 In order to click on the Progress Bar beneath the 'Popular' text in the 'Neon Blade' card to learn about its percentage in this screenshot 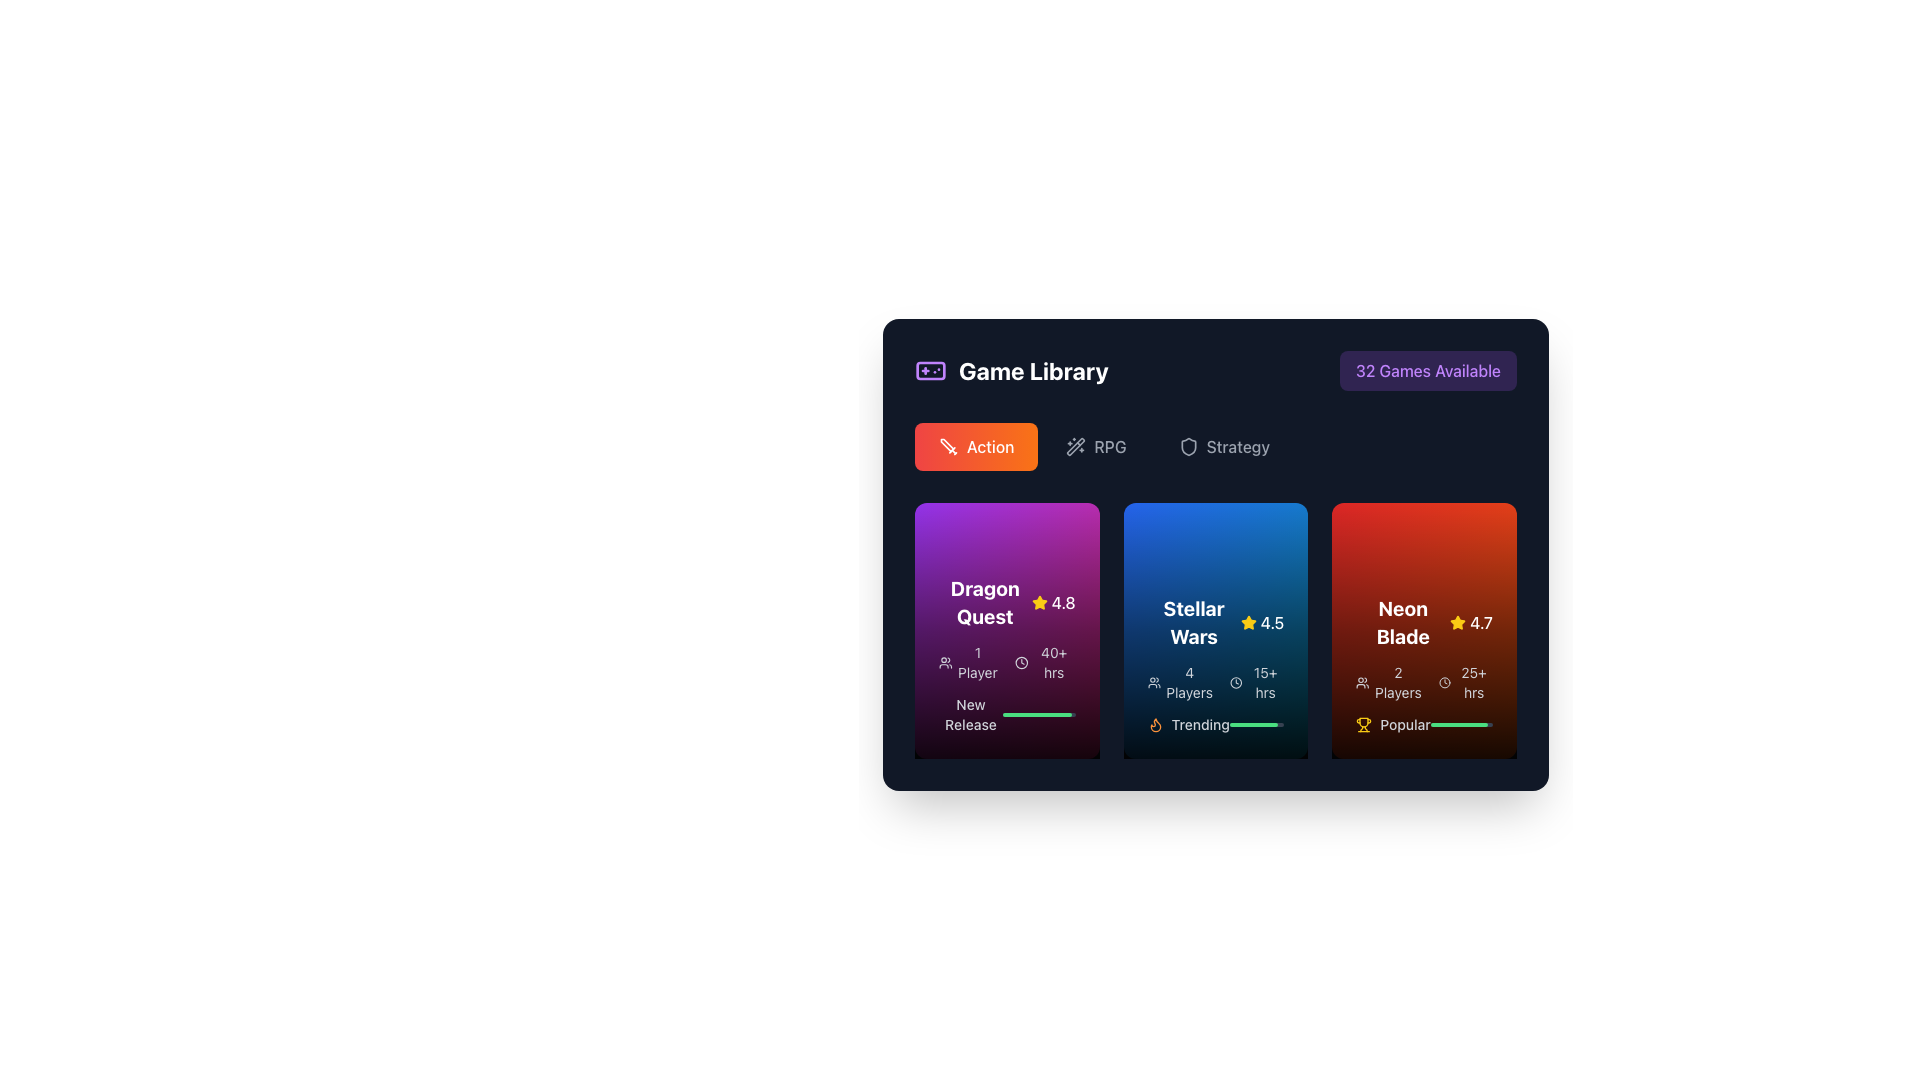, I will do `click(1461, 725)`.